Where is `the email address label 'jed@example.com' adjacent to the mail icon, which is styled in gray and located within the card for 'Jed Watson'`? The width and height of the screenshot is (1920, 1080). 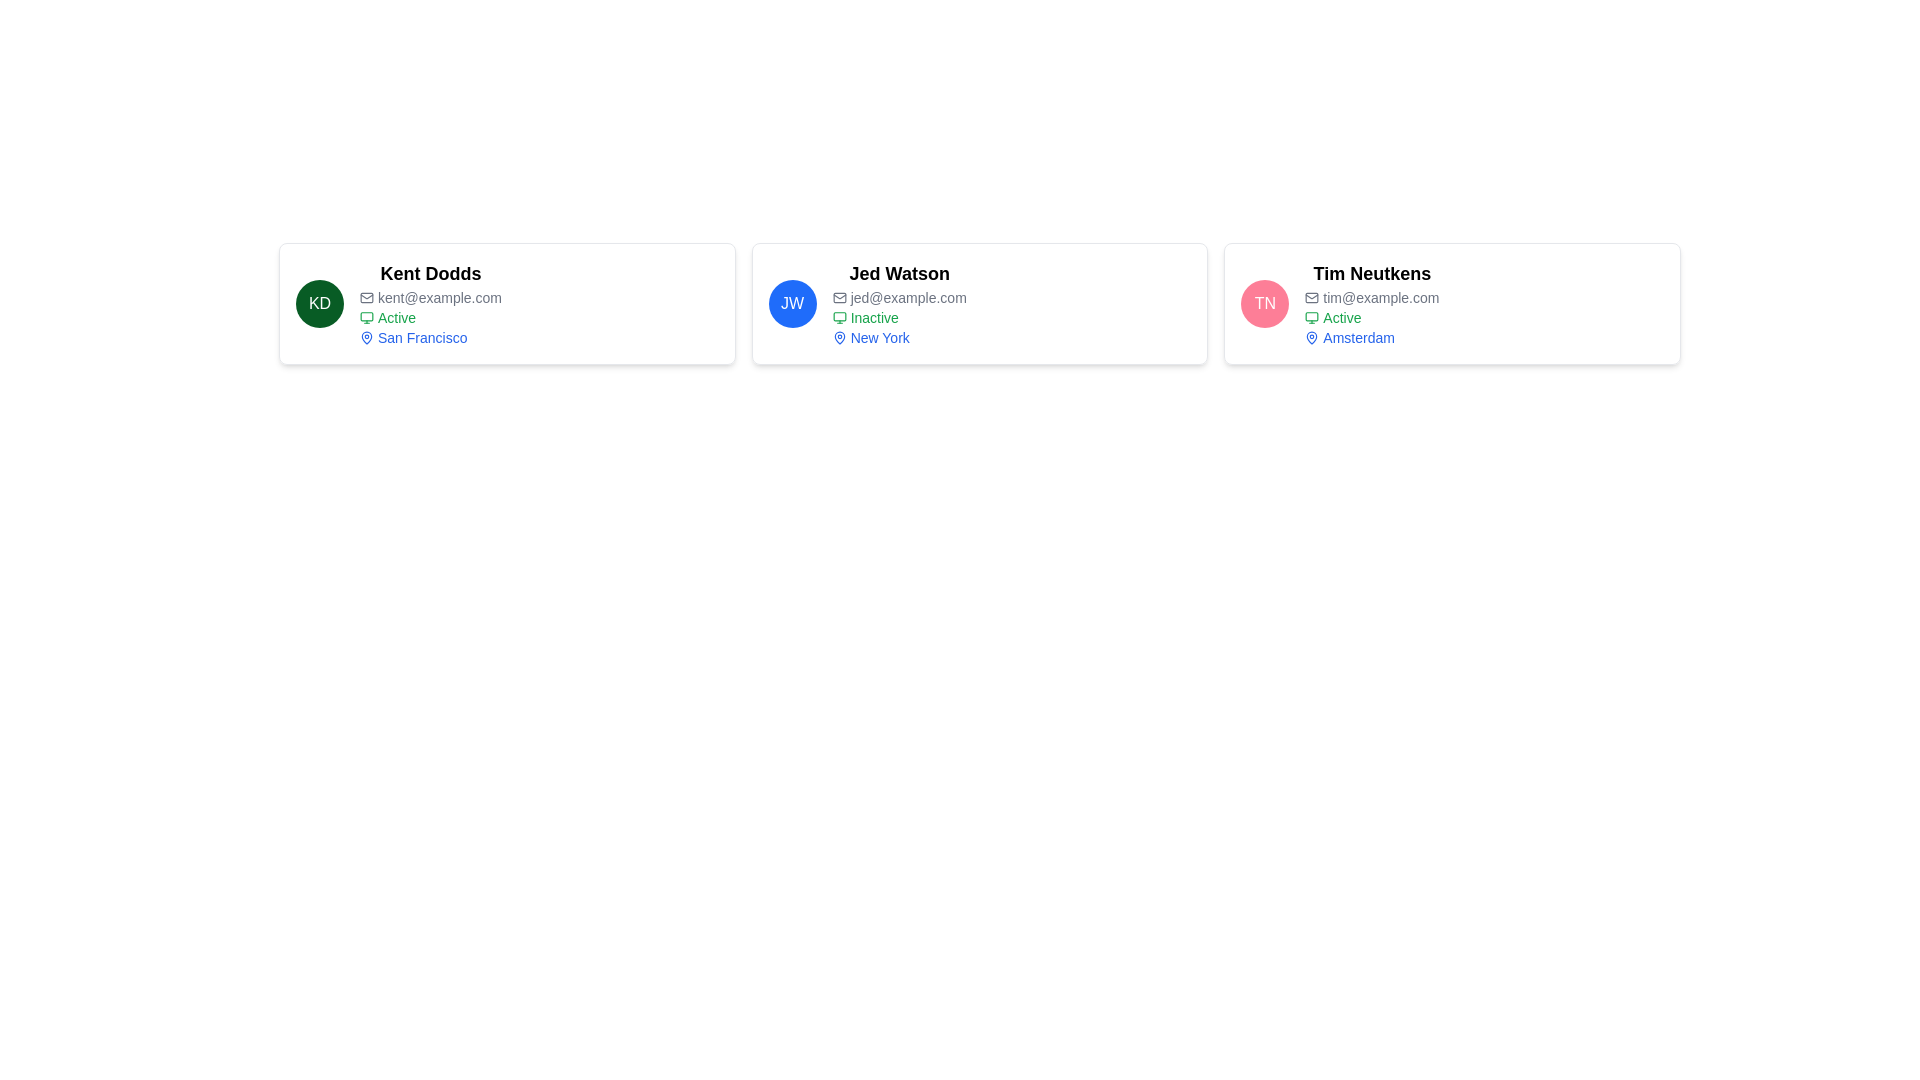
the email address label 'jed@example.com' adjacent to the mail icon, which is styled in gray and located within the card for 'Jed Watson' is located at coordinates (898, 297).